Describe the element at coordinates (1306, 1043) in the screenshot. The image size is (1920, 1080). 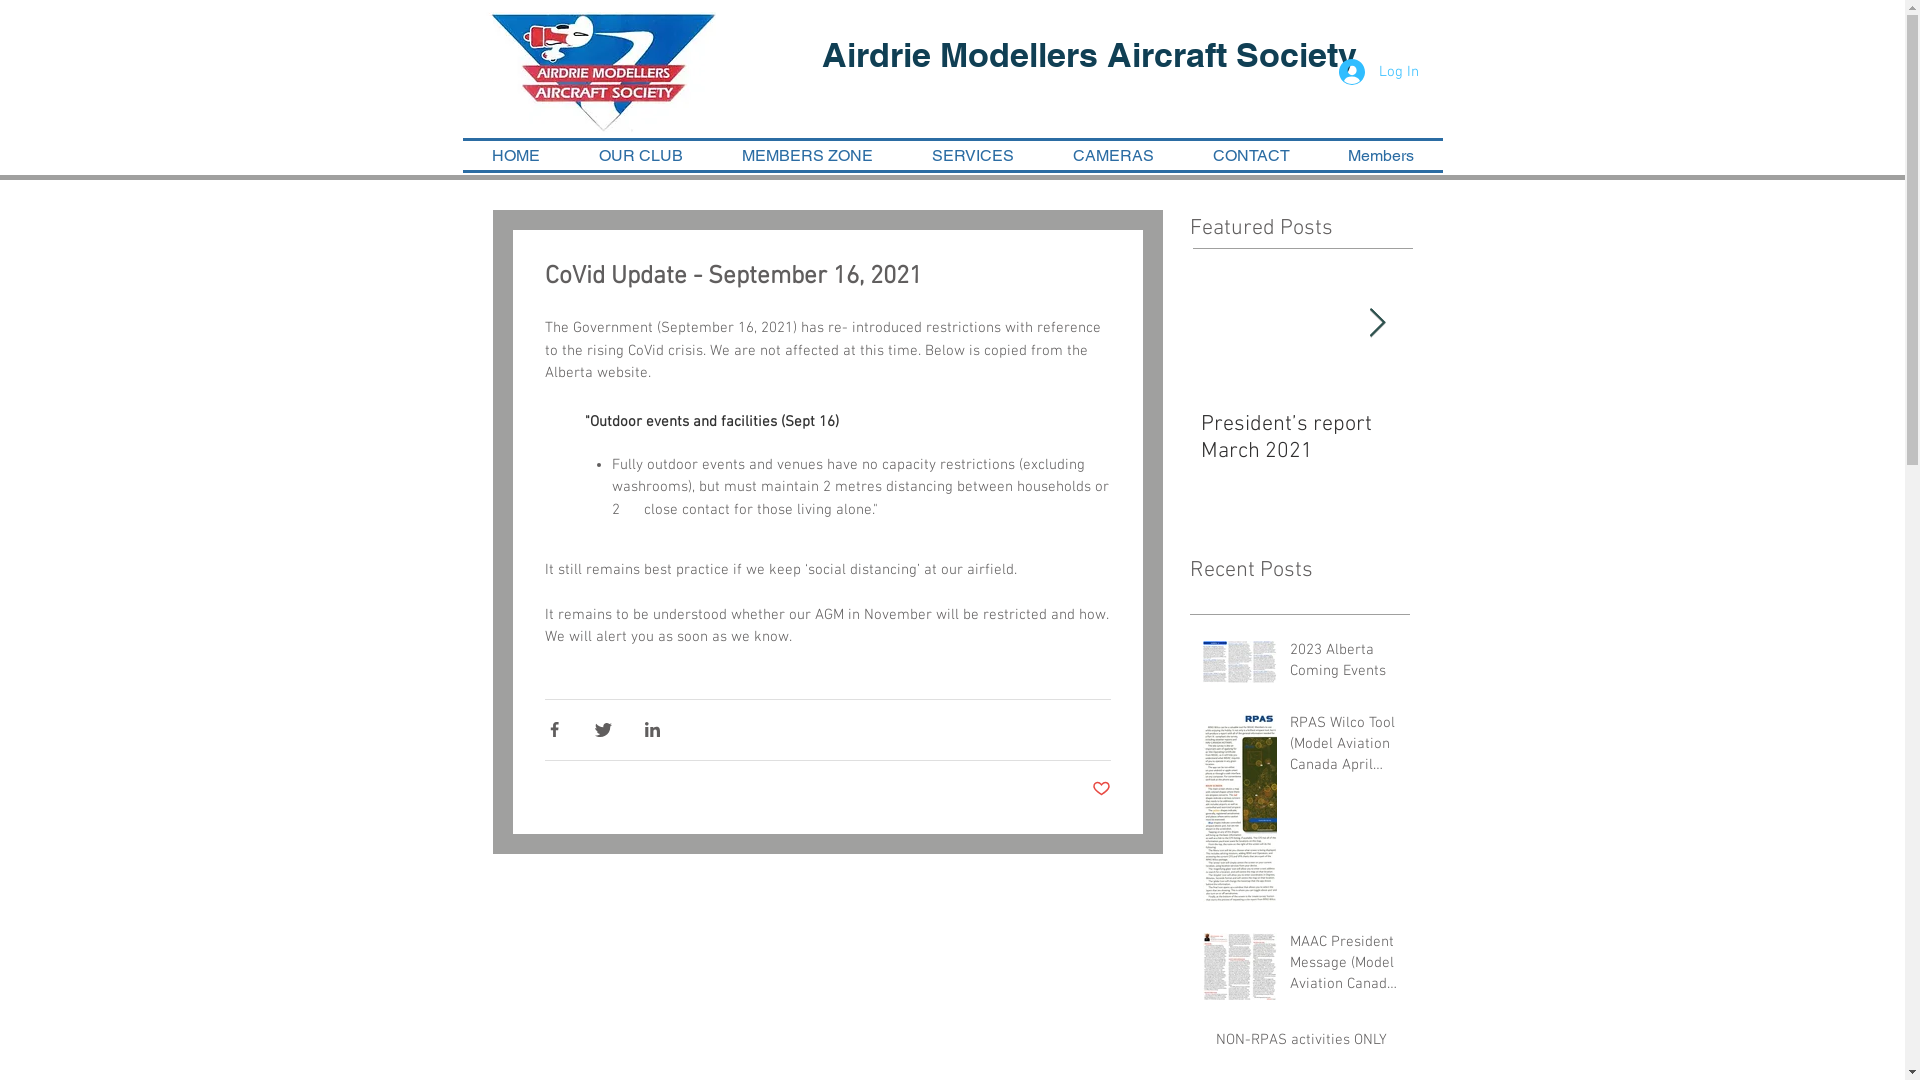
I see `'NON-RPAS activities ONLY'` at that location.